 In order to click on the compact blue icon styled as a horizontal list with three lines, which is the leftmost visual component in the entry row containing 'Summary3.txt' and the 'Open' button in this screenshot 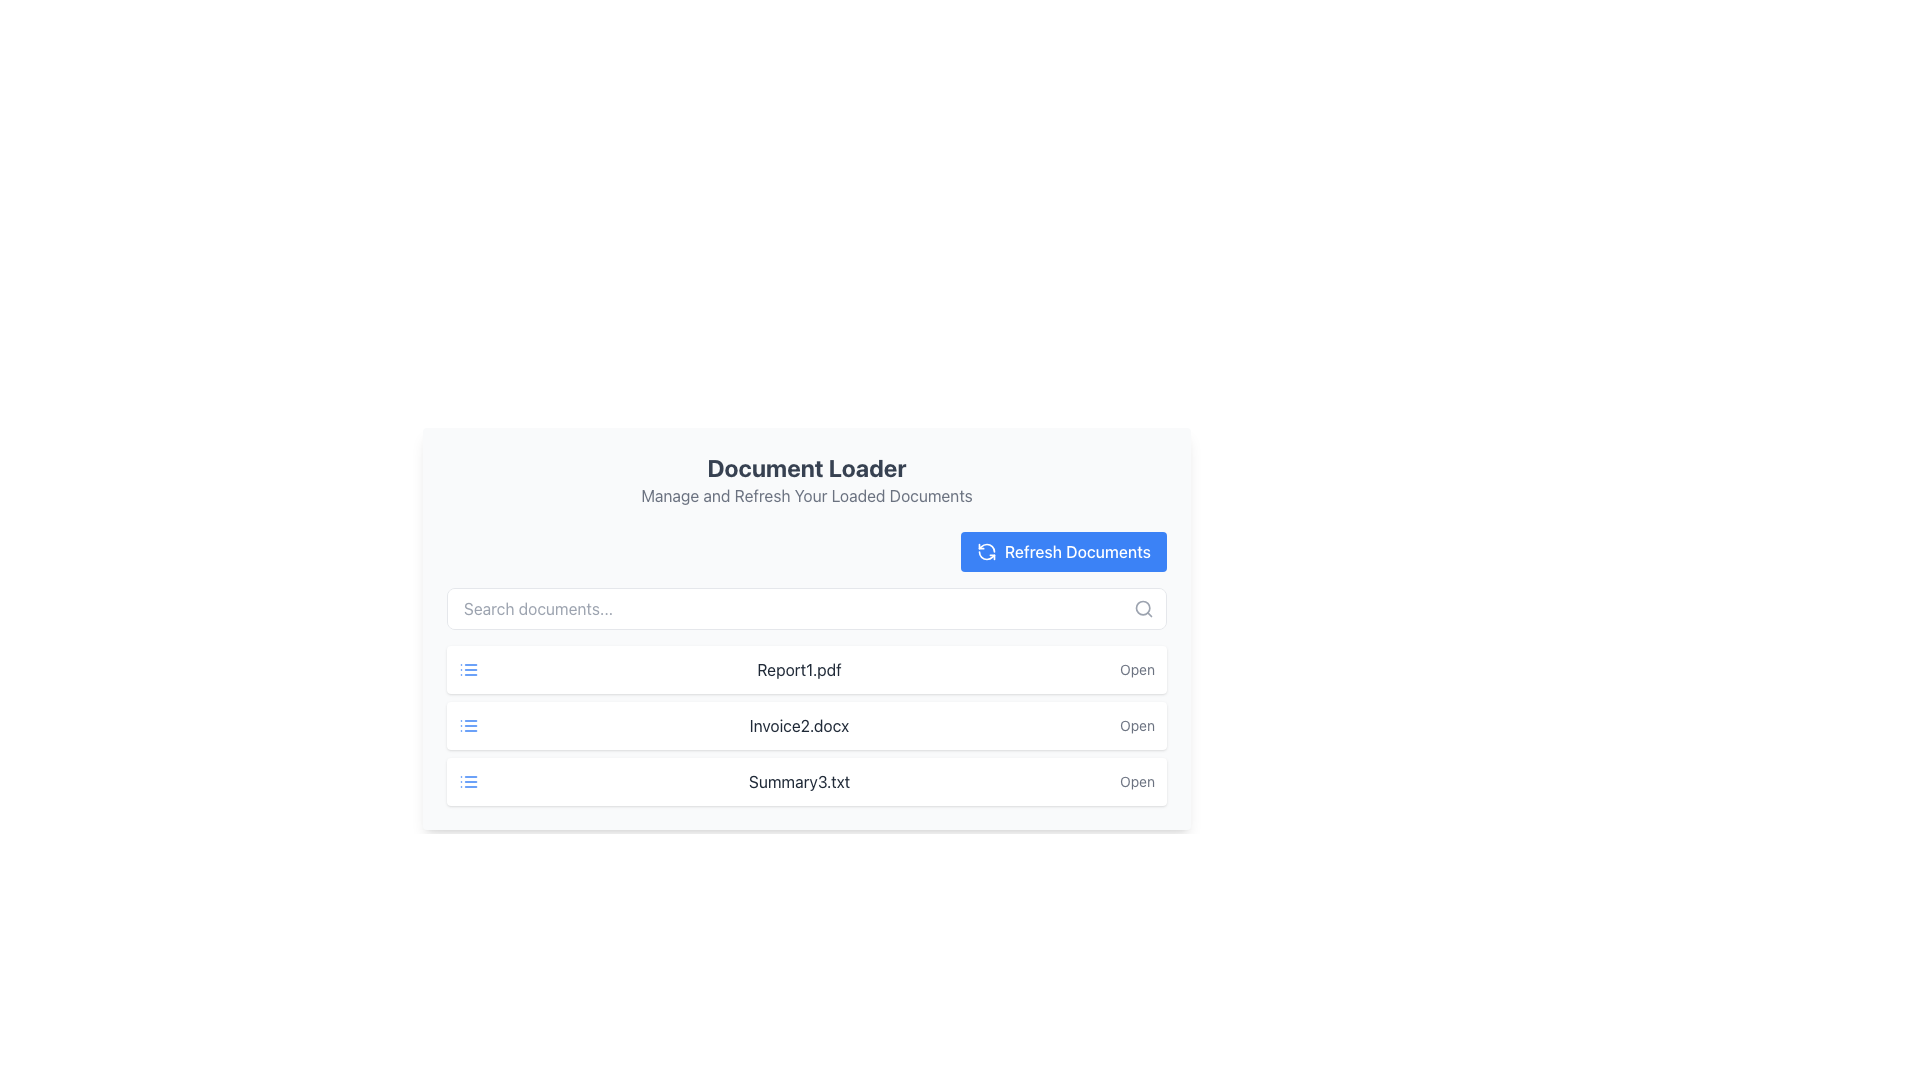, I will do `click(468, 781)`.